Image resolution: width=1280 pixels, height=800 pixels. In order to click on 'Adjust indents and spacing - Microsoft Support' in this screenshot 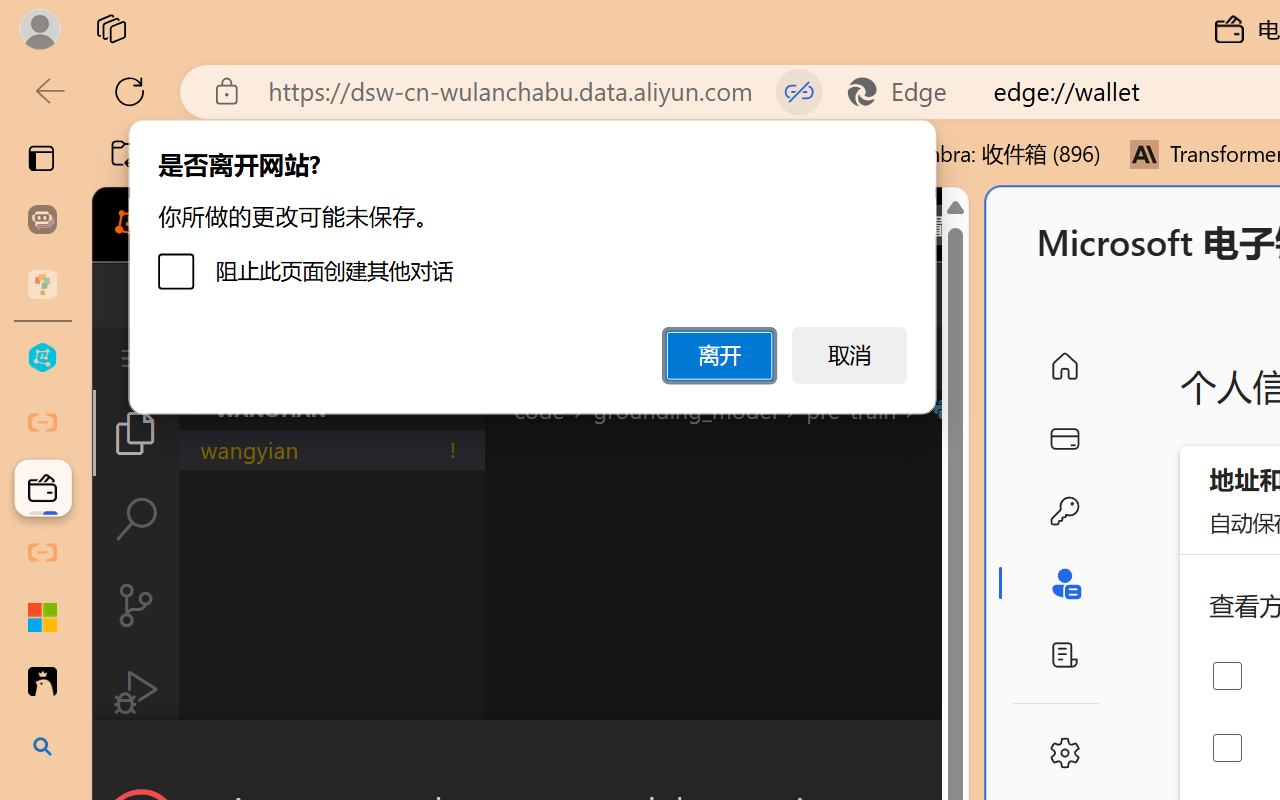, I will do `click(42, 617)`.